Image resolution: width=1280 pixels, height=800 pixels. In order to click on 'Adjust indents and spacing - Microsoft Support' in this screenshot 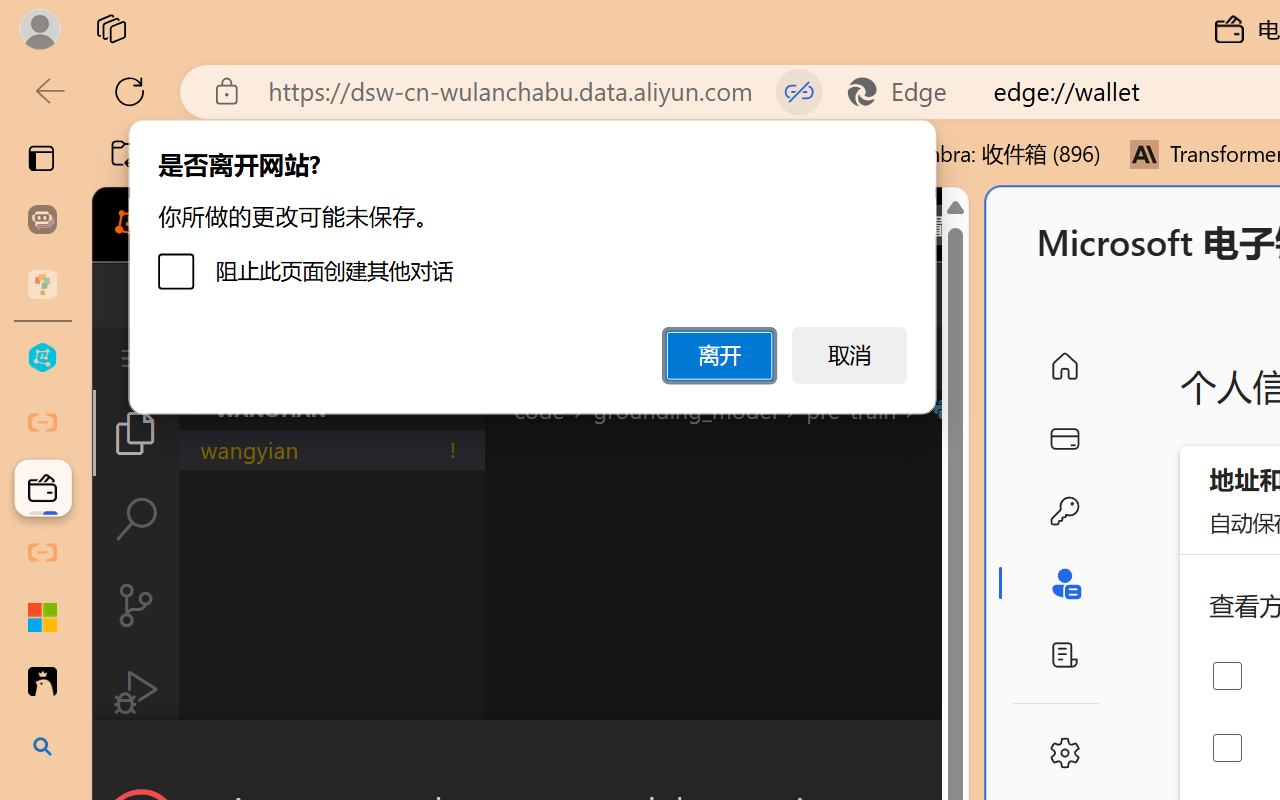, I will do `click(42, 617)`.